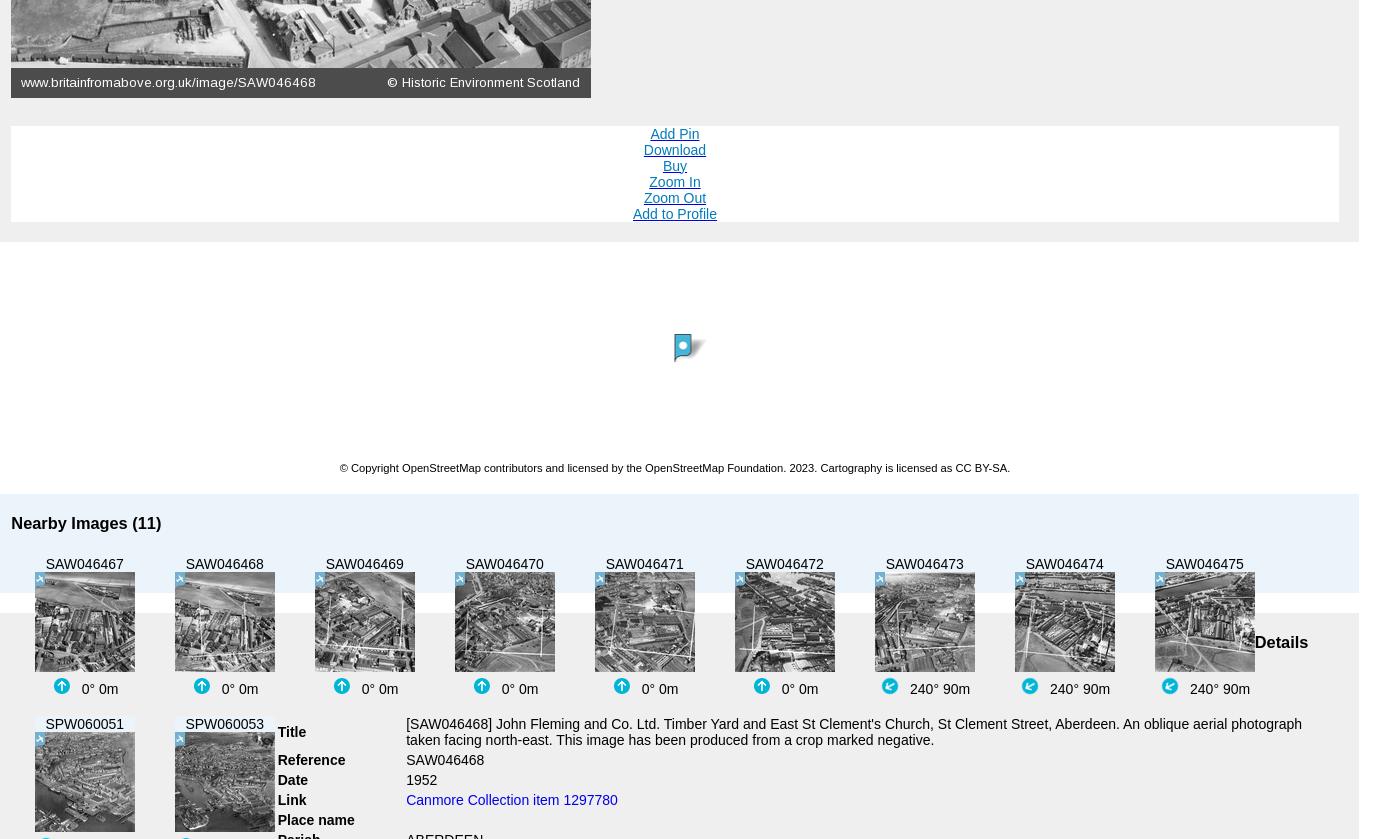 The width and height of the screenshot is (1376, 839). Describe the element at coordinates (674, 213) in the screenshot. I see `'Add to Profile'` at that location.